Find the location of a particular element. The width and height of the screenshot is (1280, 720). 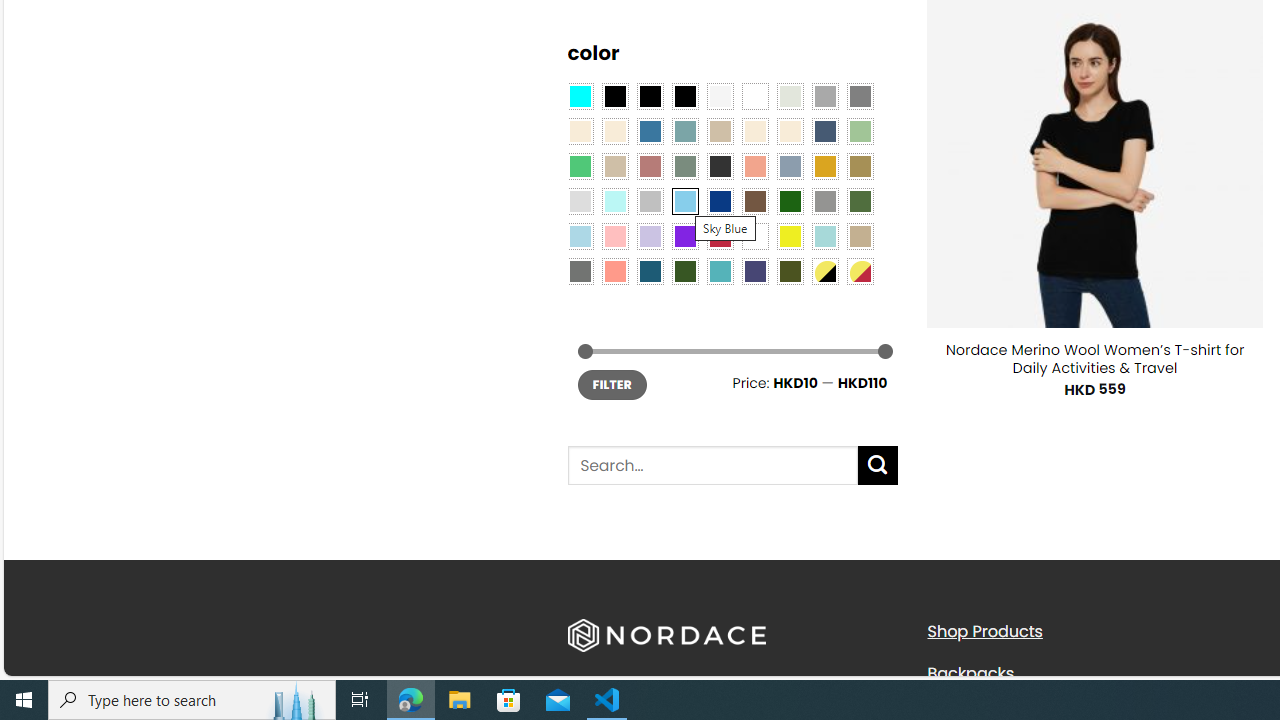

'Light Purple' is located at coordinates (650, 235).